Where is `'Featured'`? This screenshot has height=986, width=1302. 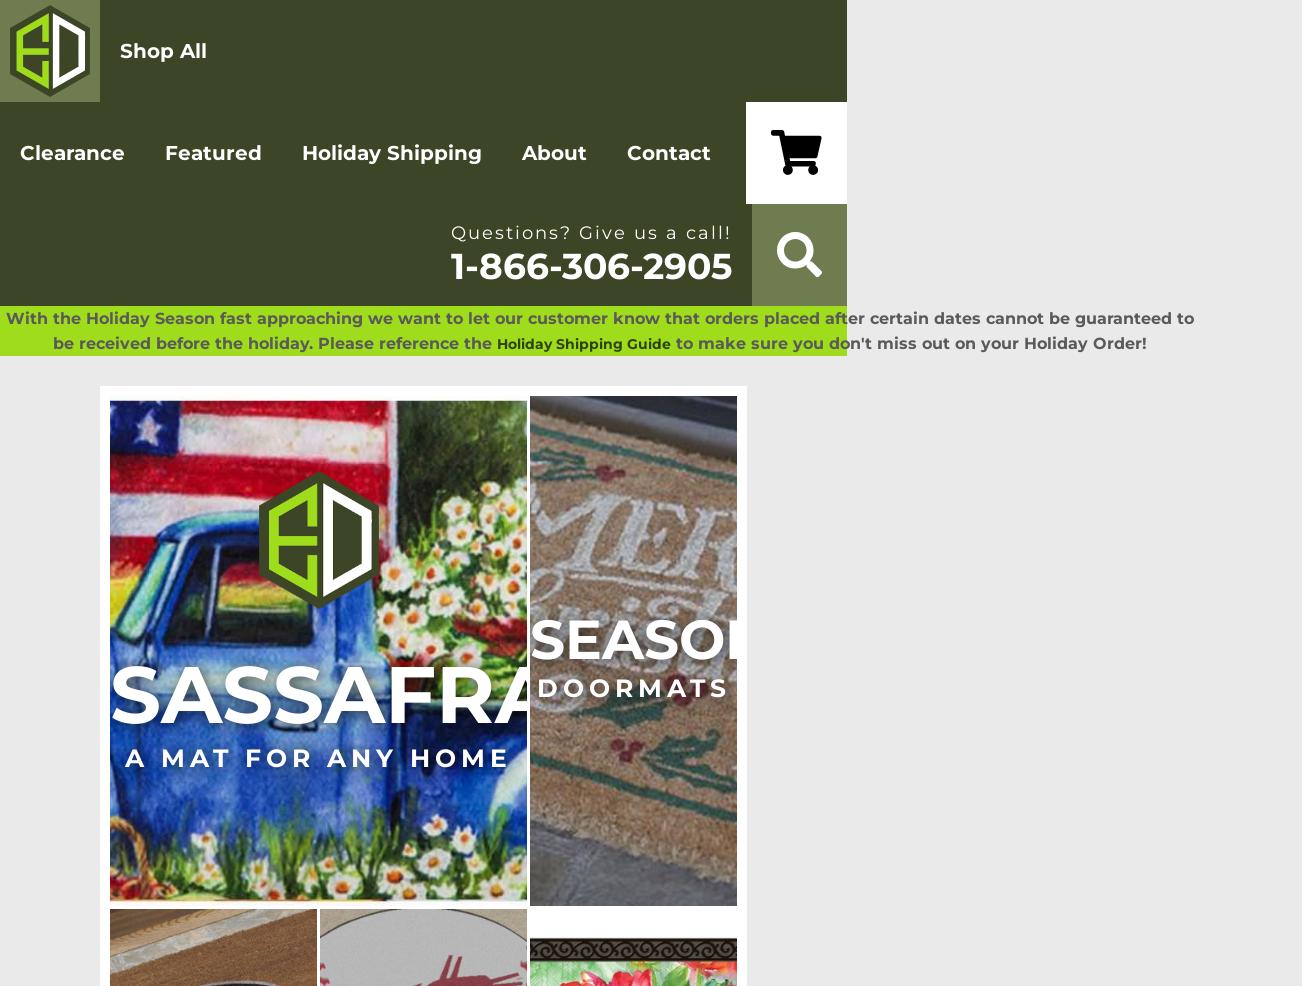
'Featured' is located at coordinates (212, 153).